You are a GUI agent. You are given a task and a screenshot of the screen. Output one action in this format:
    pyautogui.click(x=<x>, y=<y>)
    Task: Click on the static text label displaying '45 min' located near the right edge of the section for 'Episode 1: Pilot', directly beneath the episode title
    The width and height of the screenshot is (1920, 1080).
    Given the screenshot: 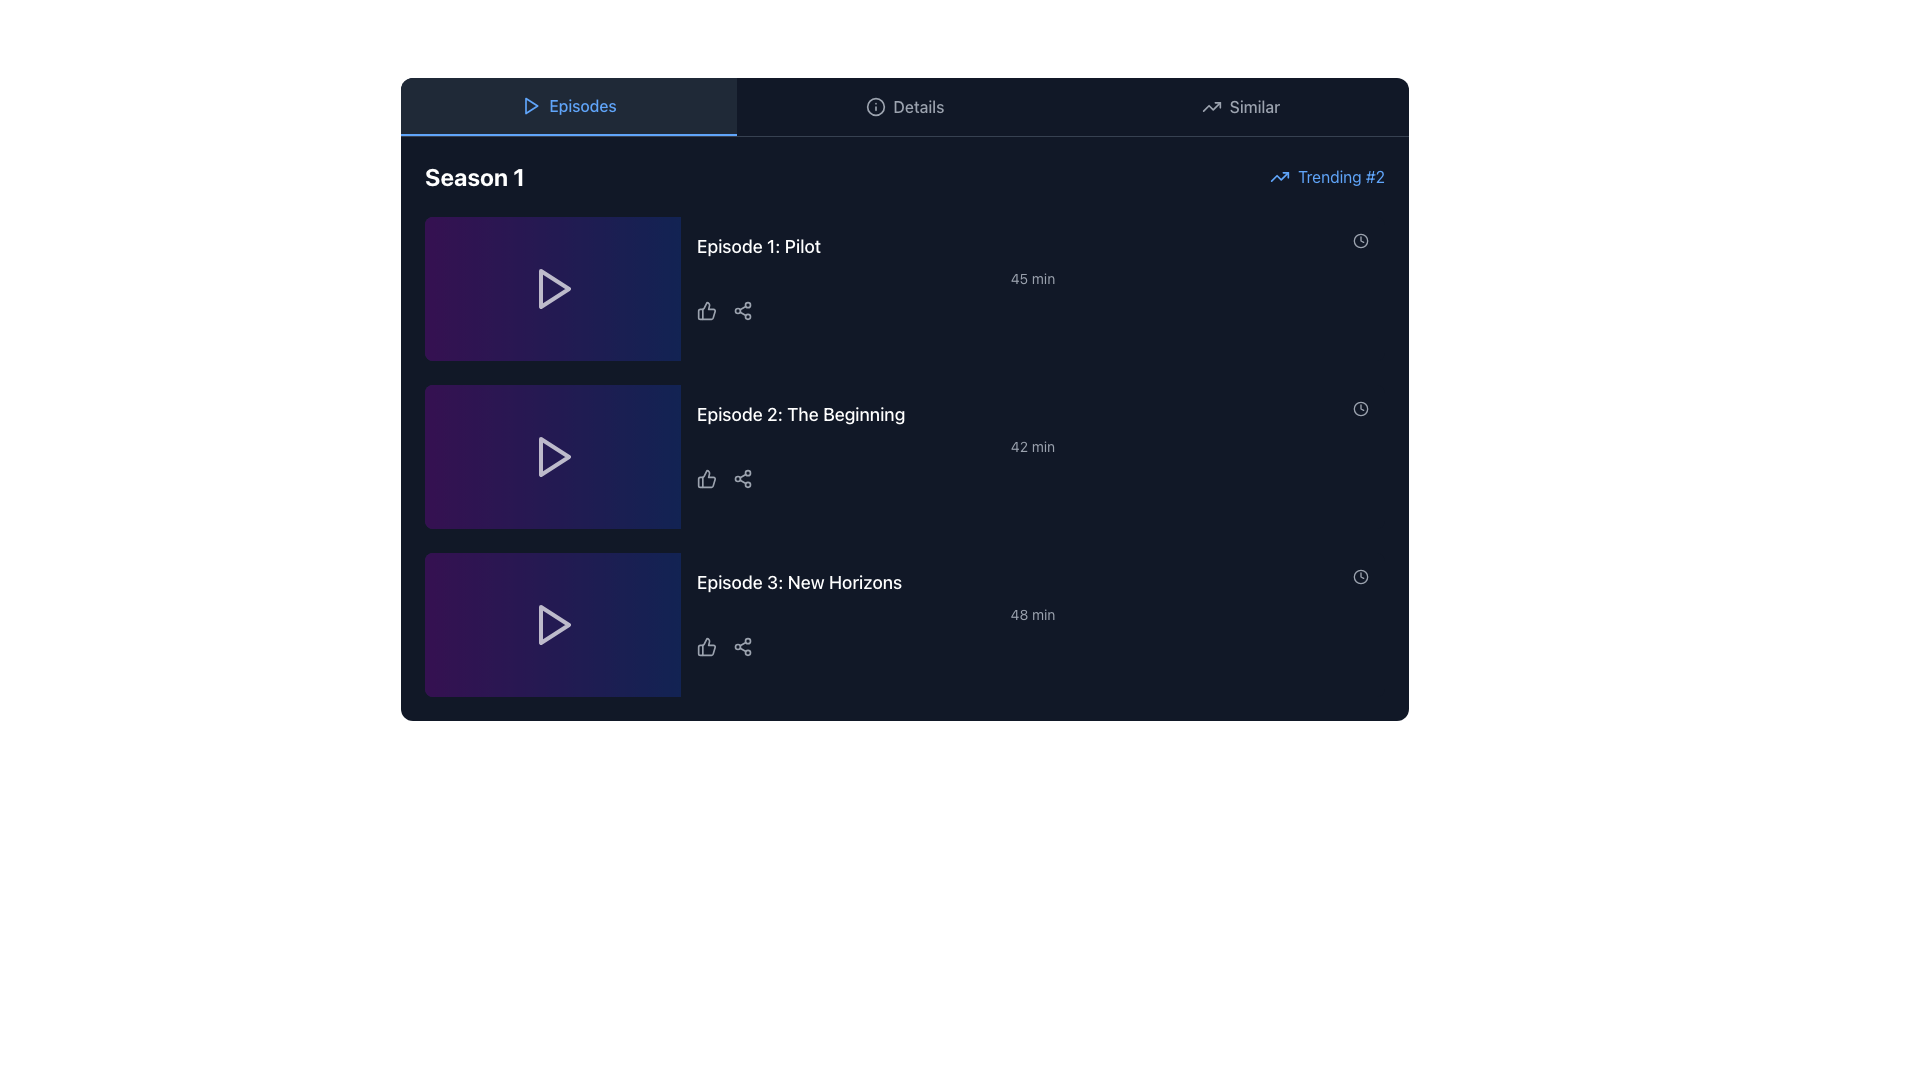 What is the action you would take?
    pyautogui.click(x=1032, y=278)
    